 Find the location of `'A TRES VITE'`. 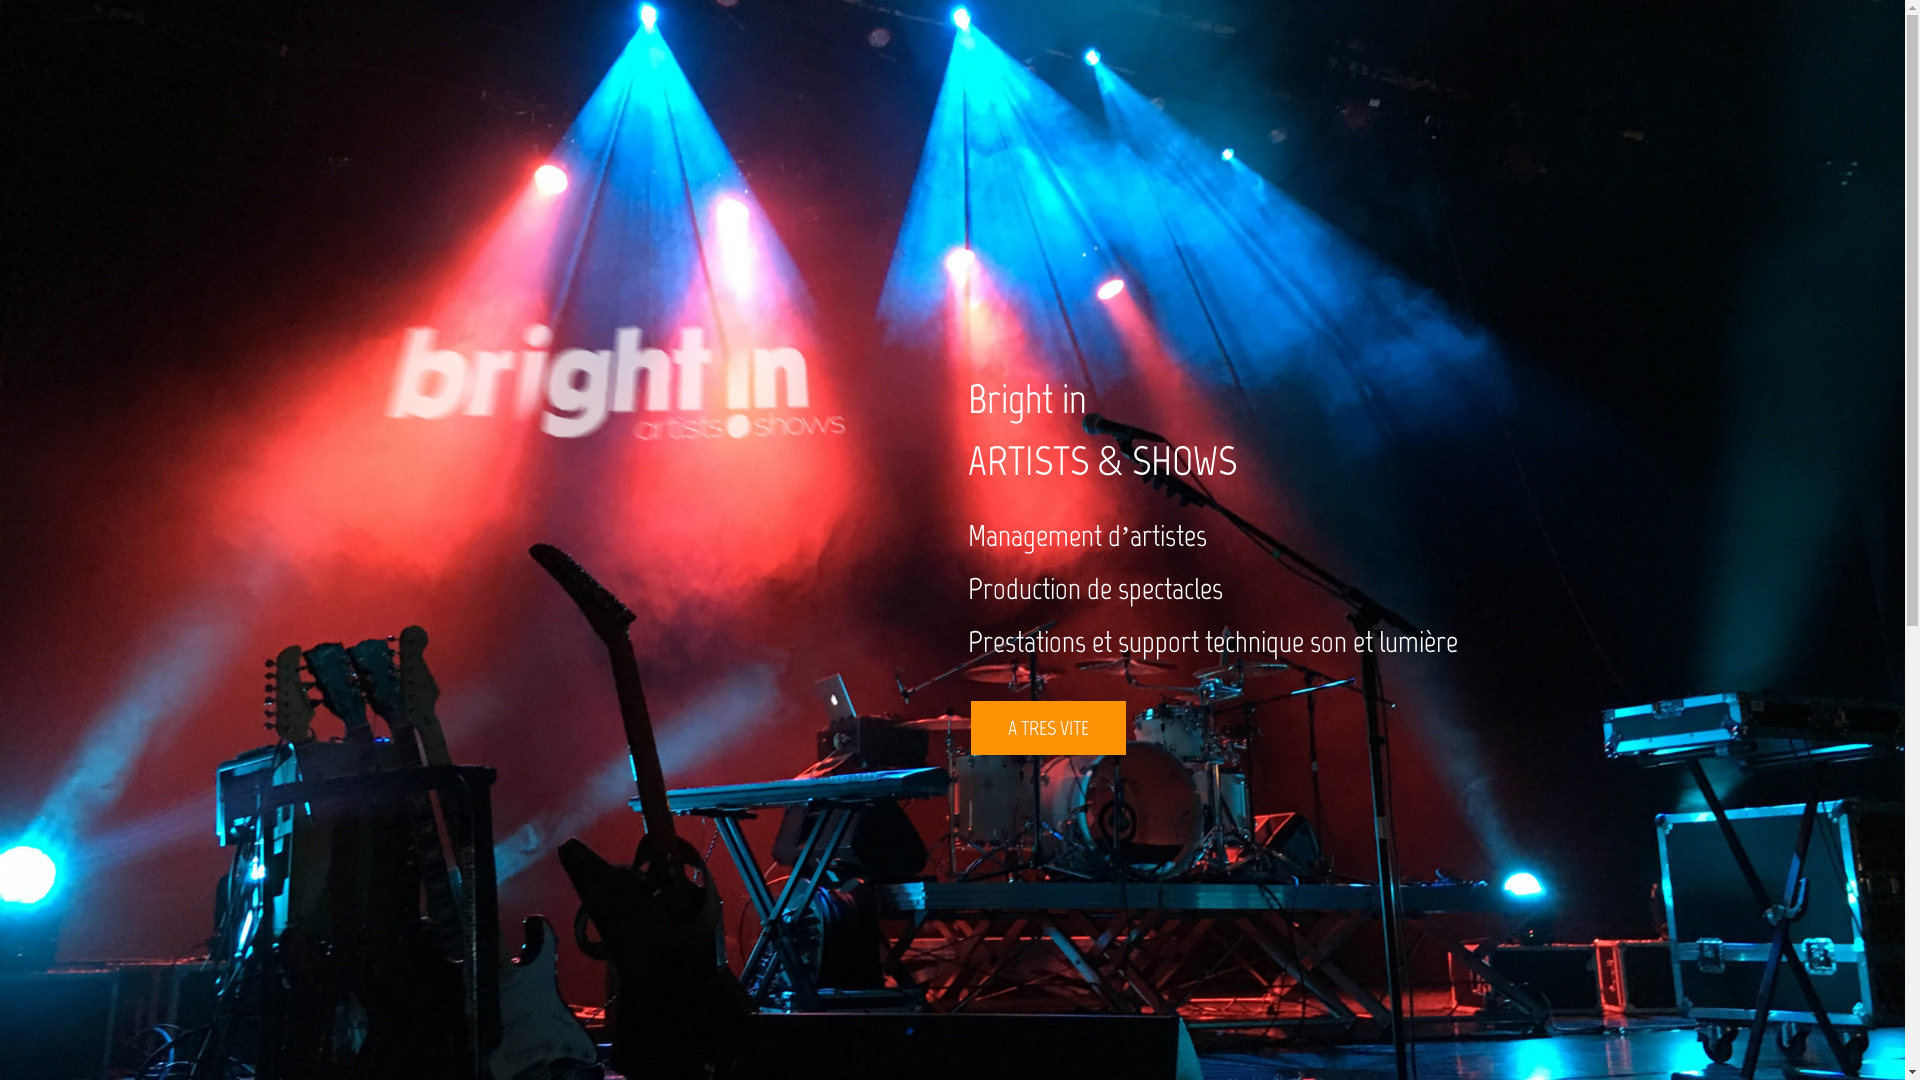

'A TRES VITE' is located at coordinates (1046, 728).